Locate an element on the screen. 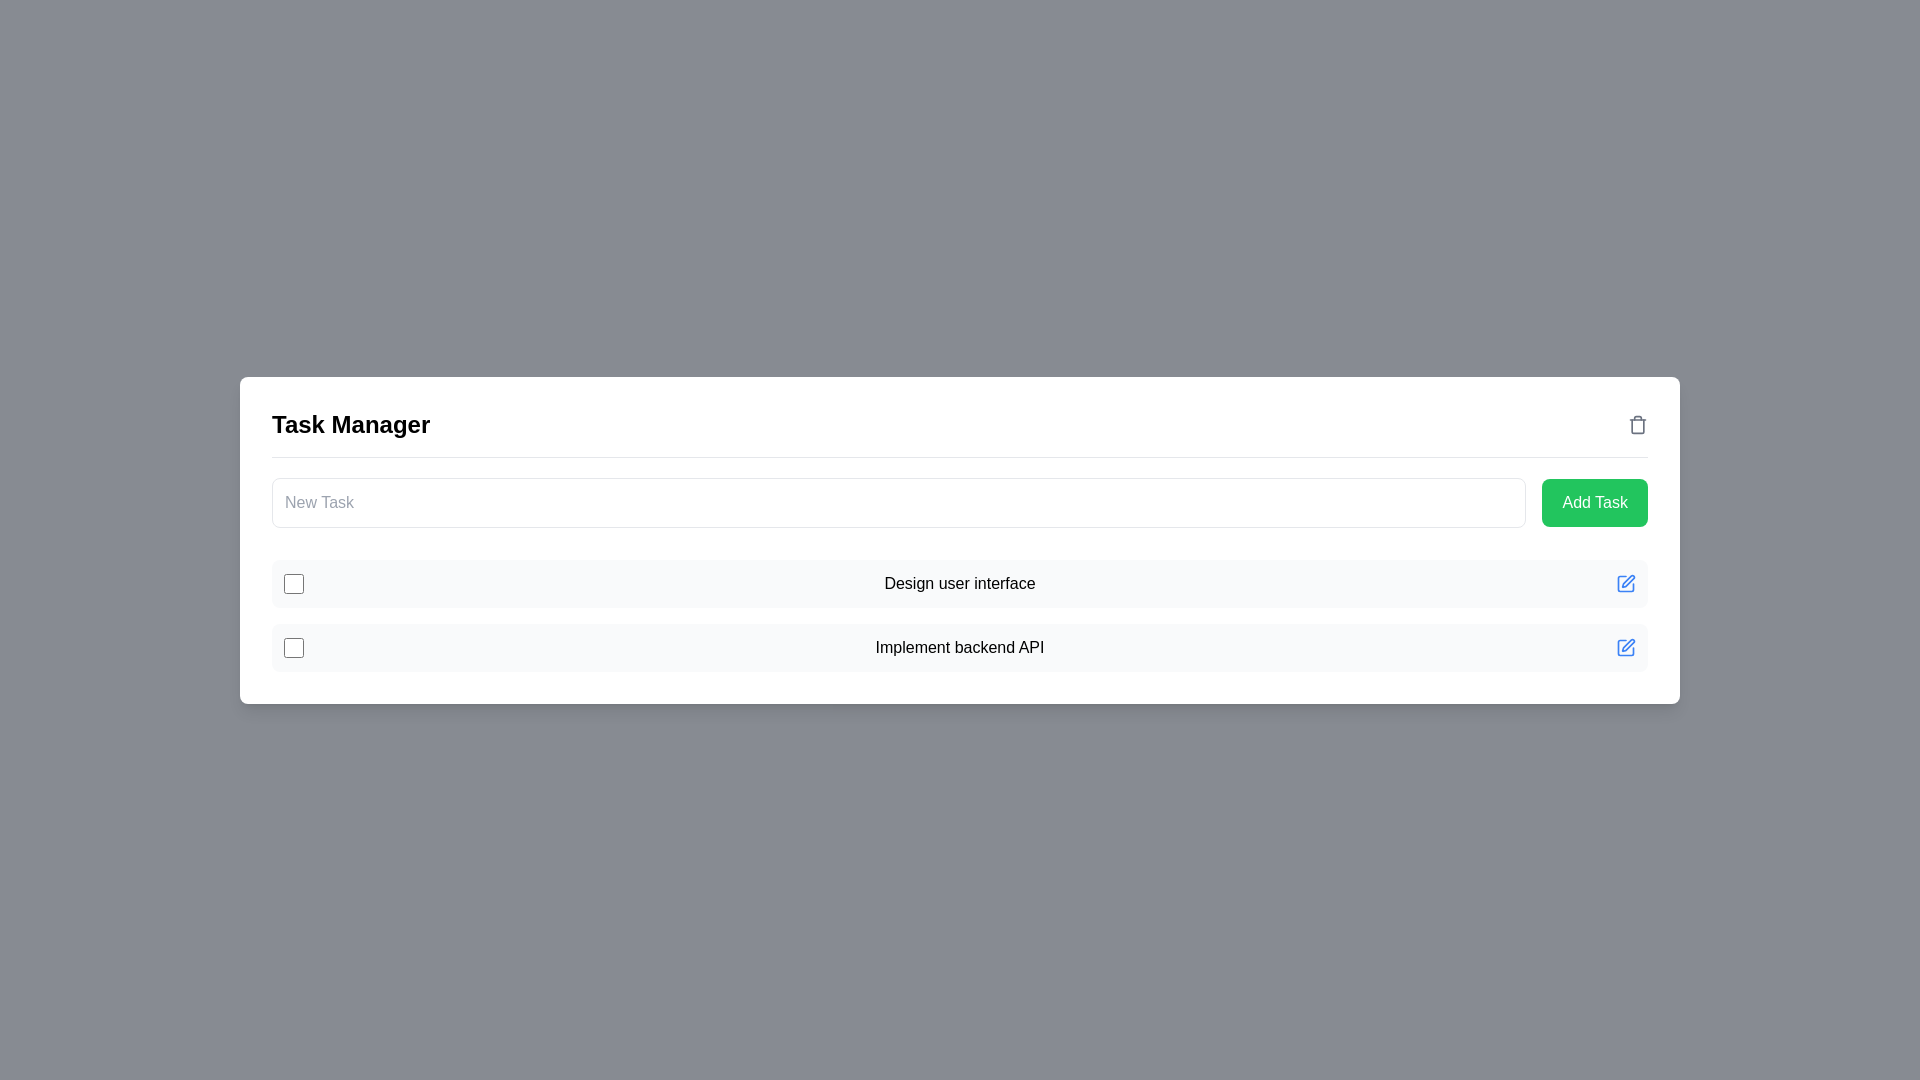  the checkbox for the task 'Design user interface', which is located to the left of its textual description in the task row is located at coordinates (292, 582).